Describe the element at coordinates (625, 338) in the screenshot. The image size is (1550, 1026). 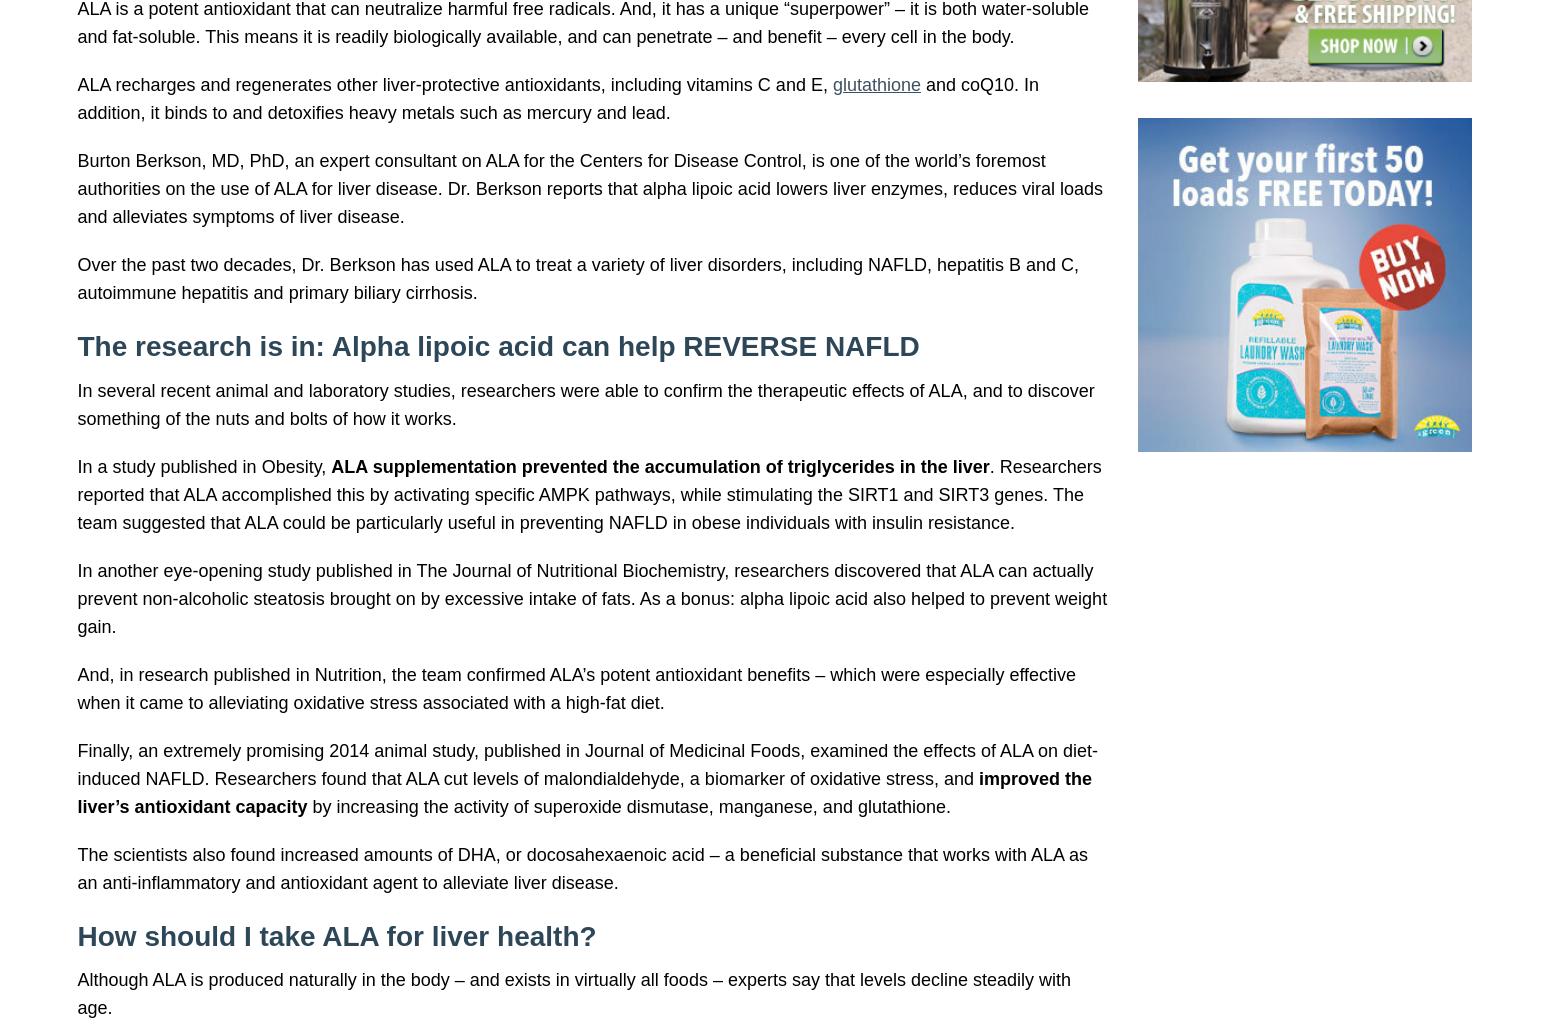
I see `'… 600 mg of ALA, 900 mg of silymarin – derived from milk thistle – and 400 mcg of selenium …'` at that location.